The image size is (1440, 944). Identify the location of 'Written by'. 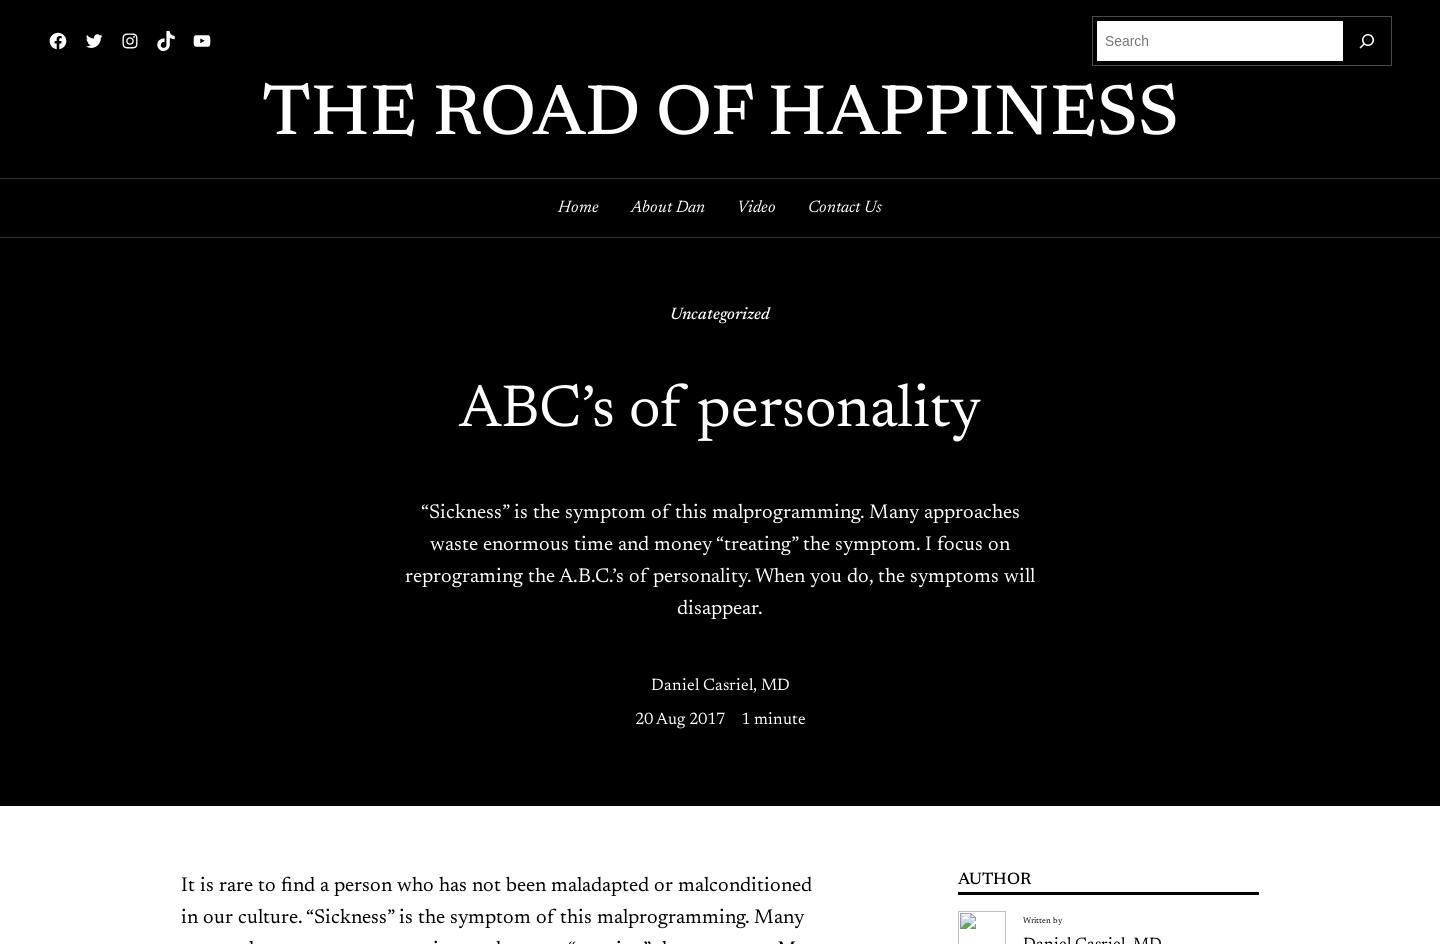
(1041, 919).